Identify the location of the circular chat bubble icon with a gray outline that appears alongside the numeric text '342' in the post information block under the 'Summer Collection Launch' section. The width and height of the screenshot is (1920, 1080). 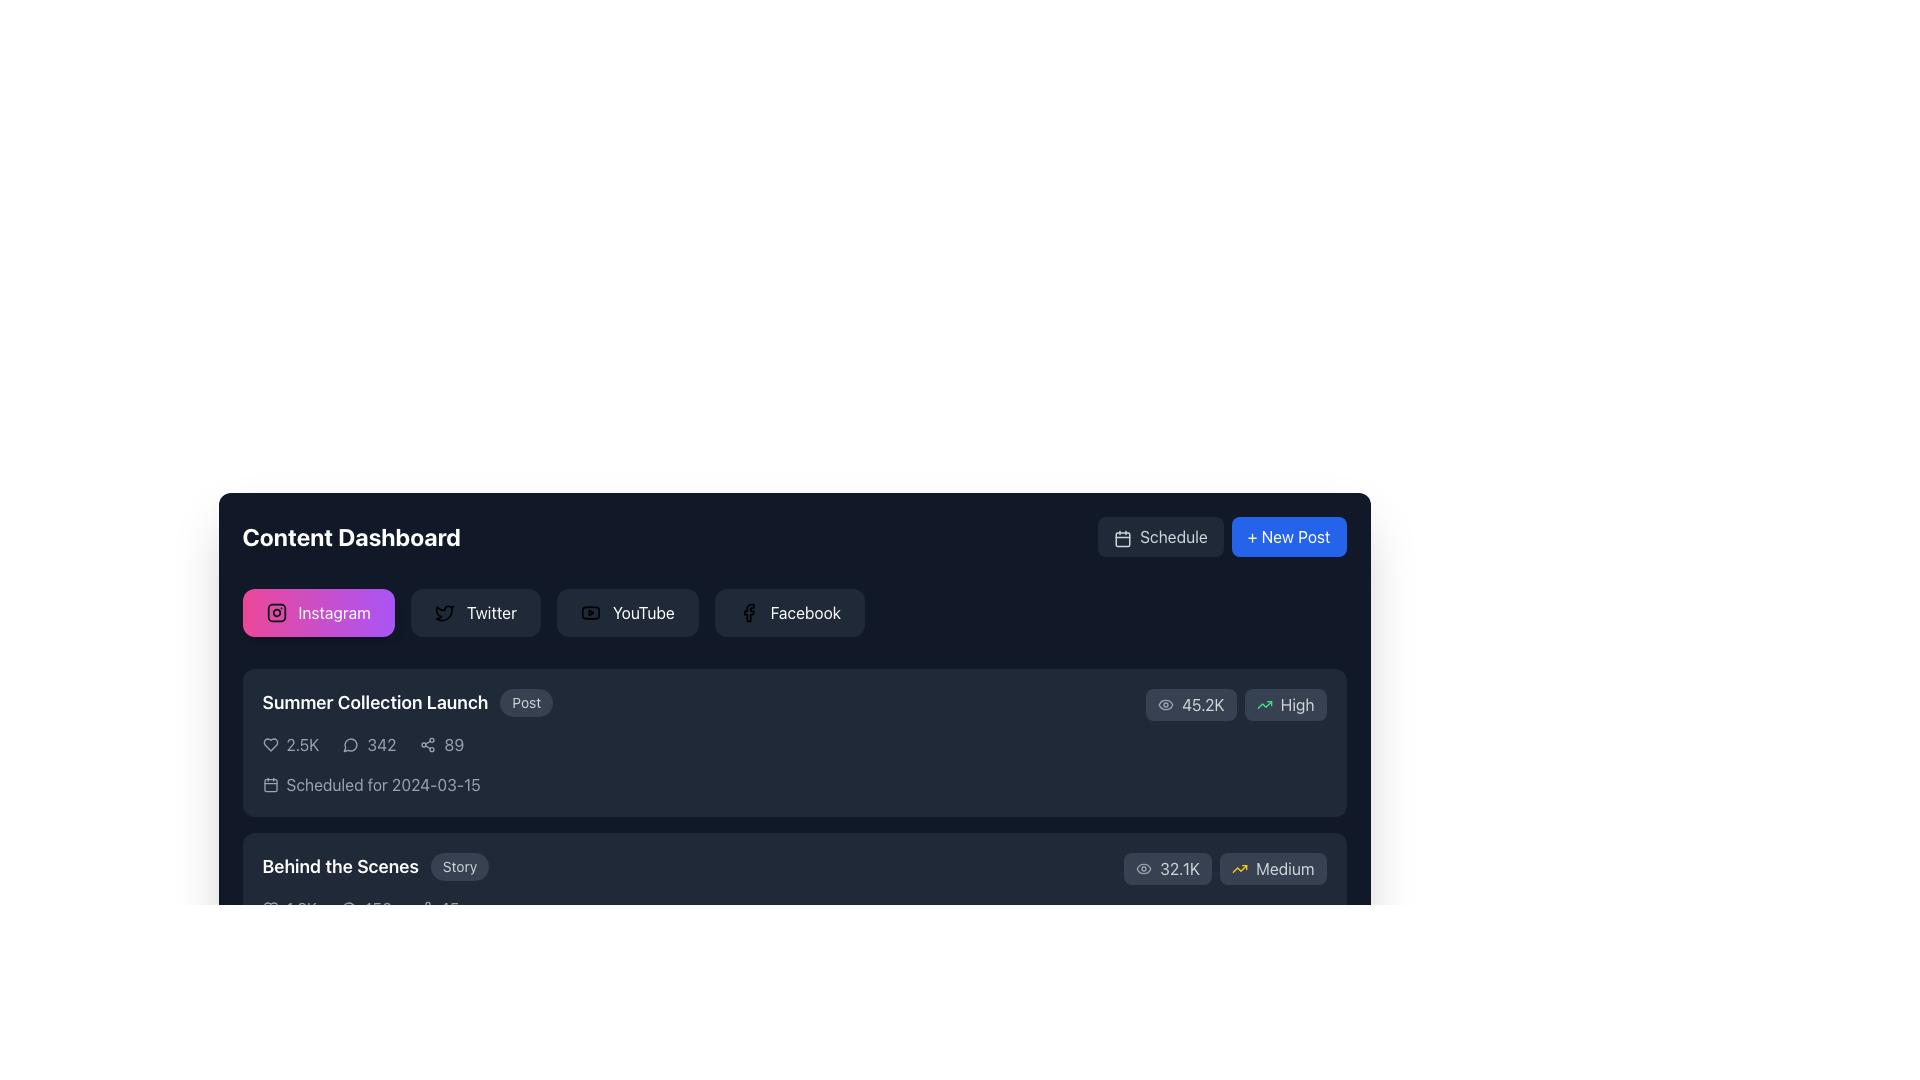
(351, 744).